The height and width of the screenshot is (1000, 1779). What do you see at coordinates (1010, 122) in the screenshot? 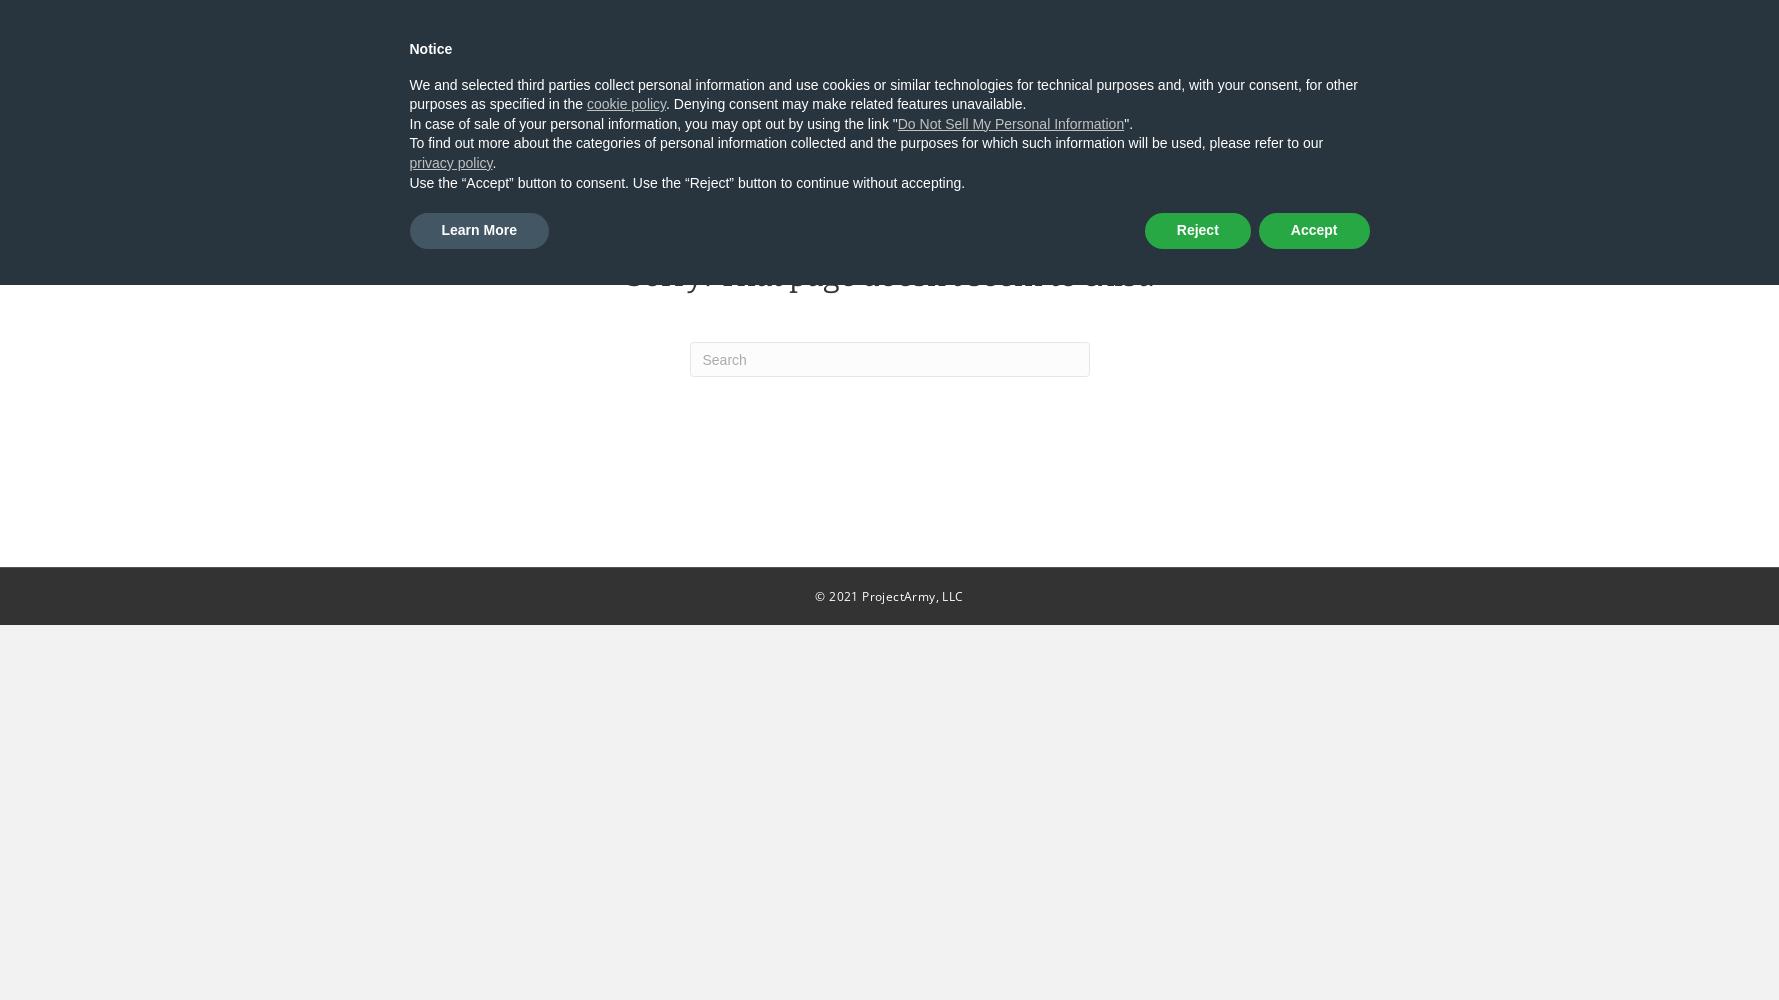
I see `'Do Not Sell My Personal Information'` at bounding box center [1010, 122].